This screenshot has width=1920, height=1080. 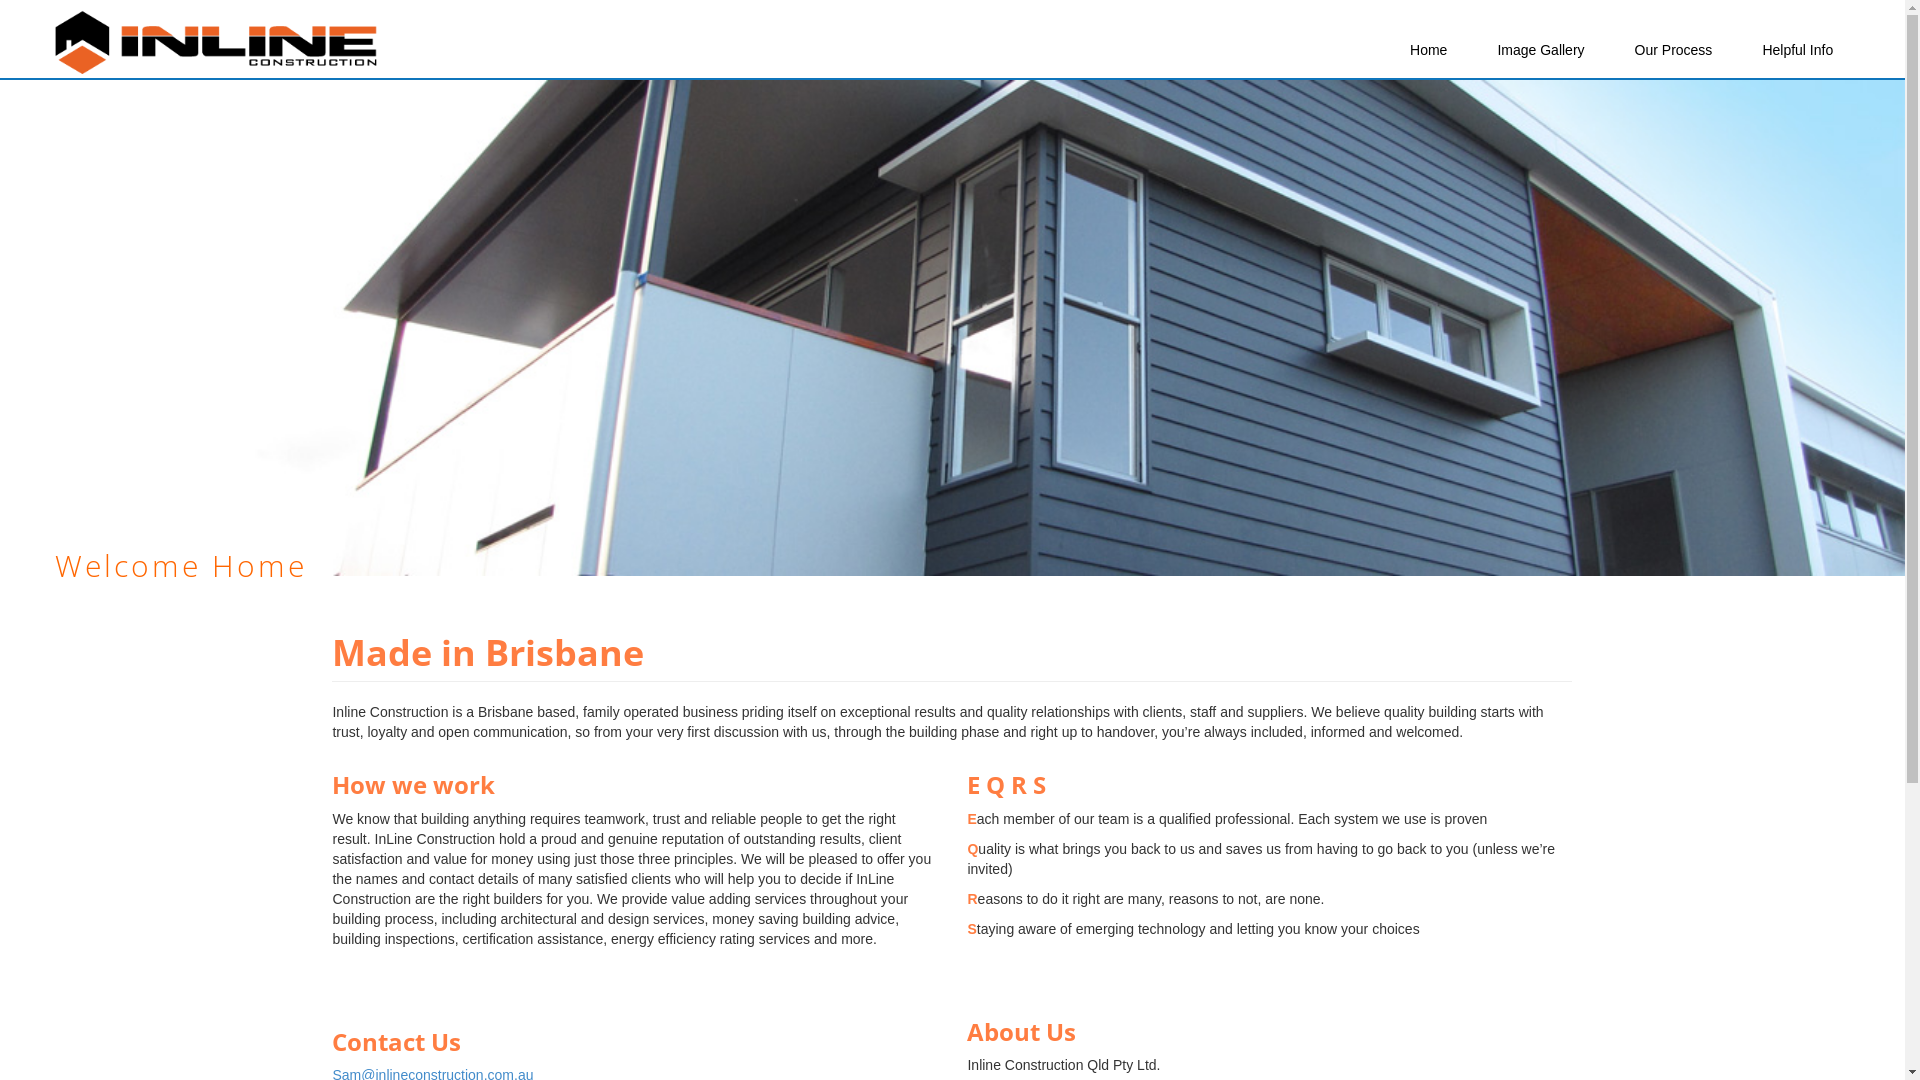 What do you see at coordinates (1539, 49) in the screenshot?
I see `'Image Gallery'` at bounding box center [1539, 49].